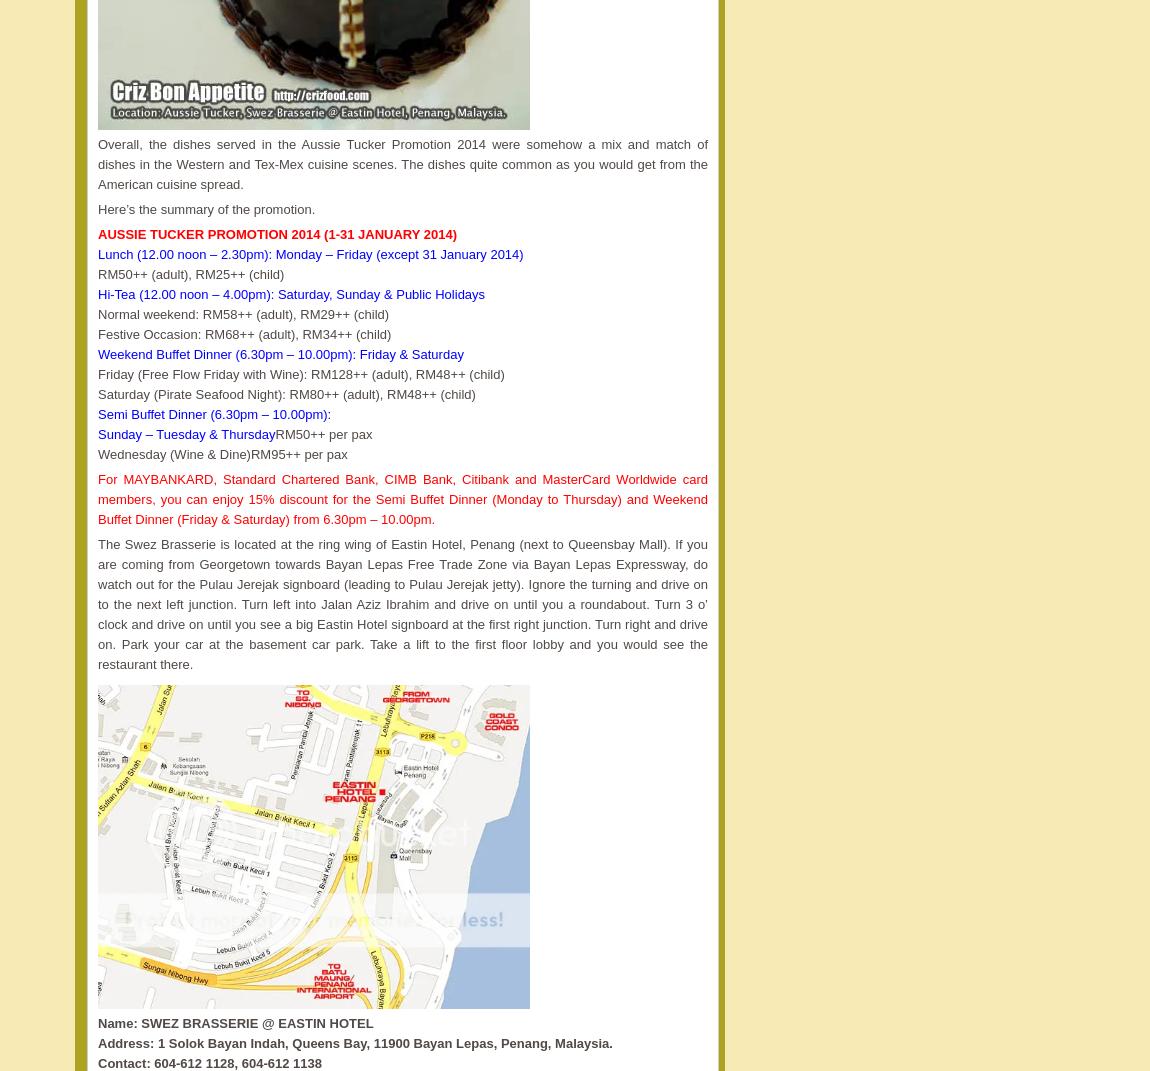 Image resolution: width=1150 pixels, height=1071 pixels. Describe the element at coordinates (310, 254) in the screenshot. I see `'Lunch (12.00 noon – 2.30pm): Monday – Friday (except 31 January 2014)'` at that location.